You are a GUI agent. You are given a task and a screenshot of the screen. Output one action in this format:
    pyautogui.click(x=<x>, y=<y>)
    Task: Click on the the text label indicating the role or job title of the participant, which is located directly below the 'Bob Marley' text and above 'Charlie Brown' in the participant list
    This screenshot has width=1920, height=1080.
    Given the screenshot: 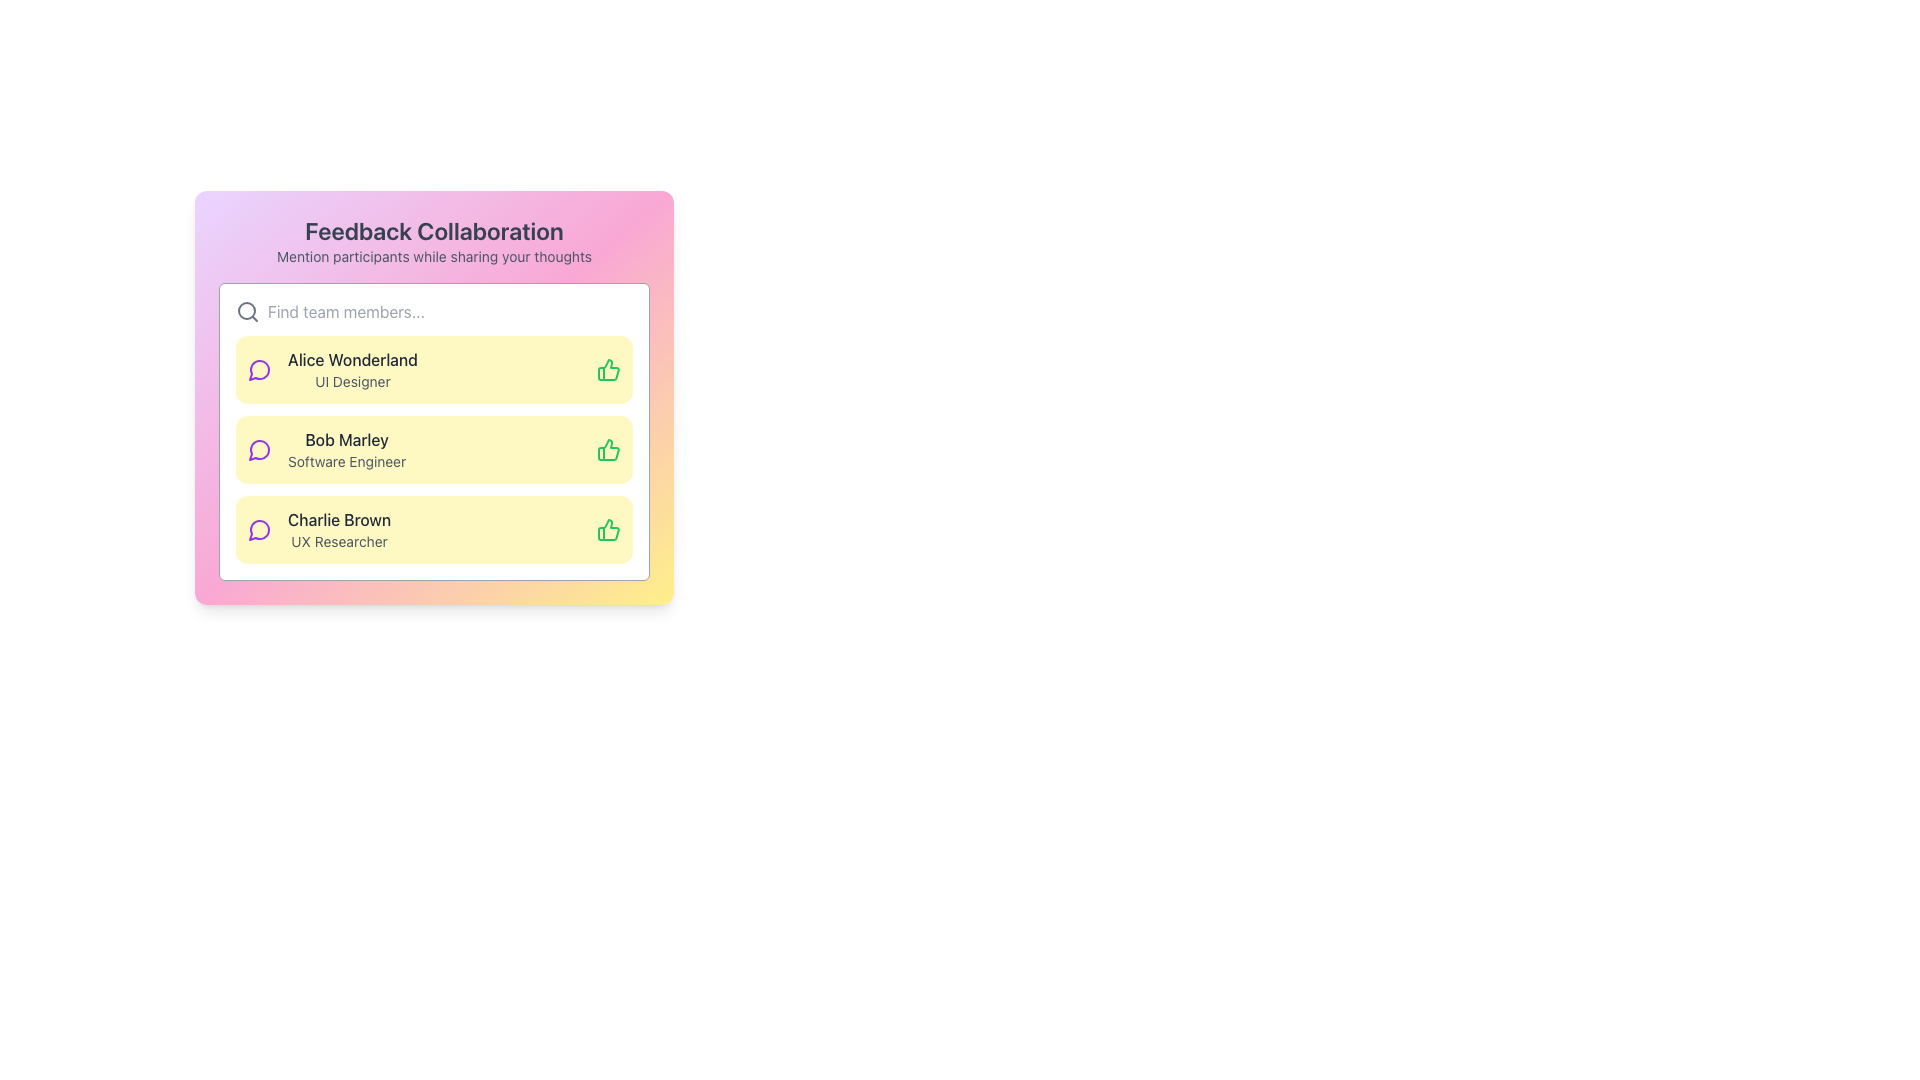 What is the action you would take?
    pyautogui.click(x=347, y=462)
    